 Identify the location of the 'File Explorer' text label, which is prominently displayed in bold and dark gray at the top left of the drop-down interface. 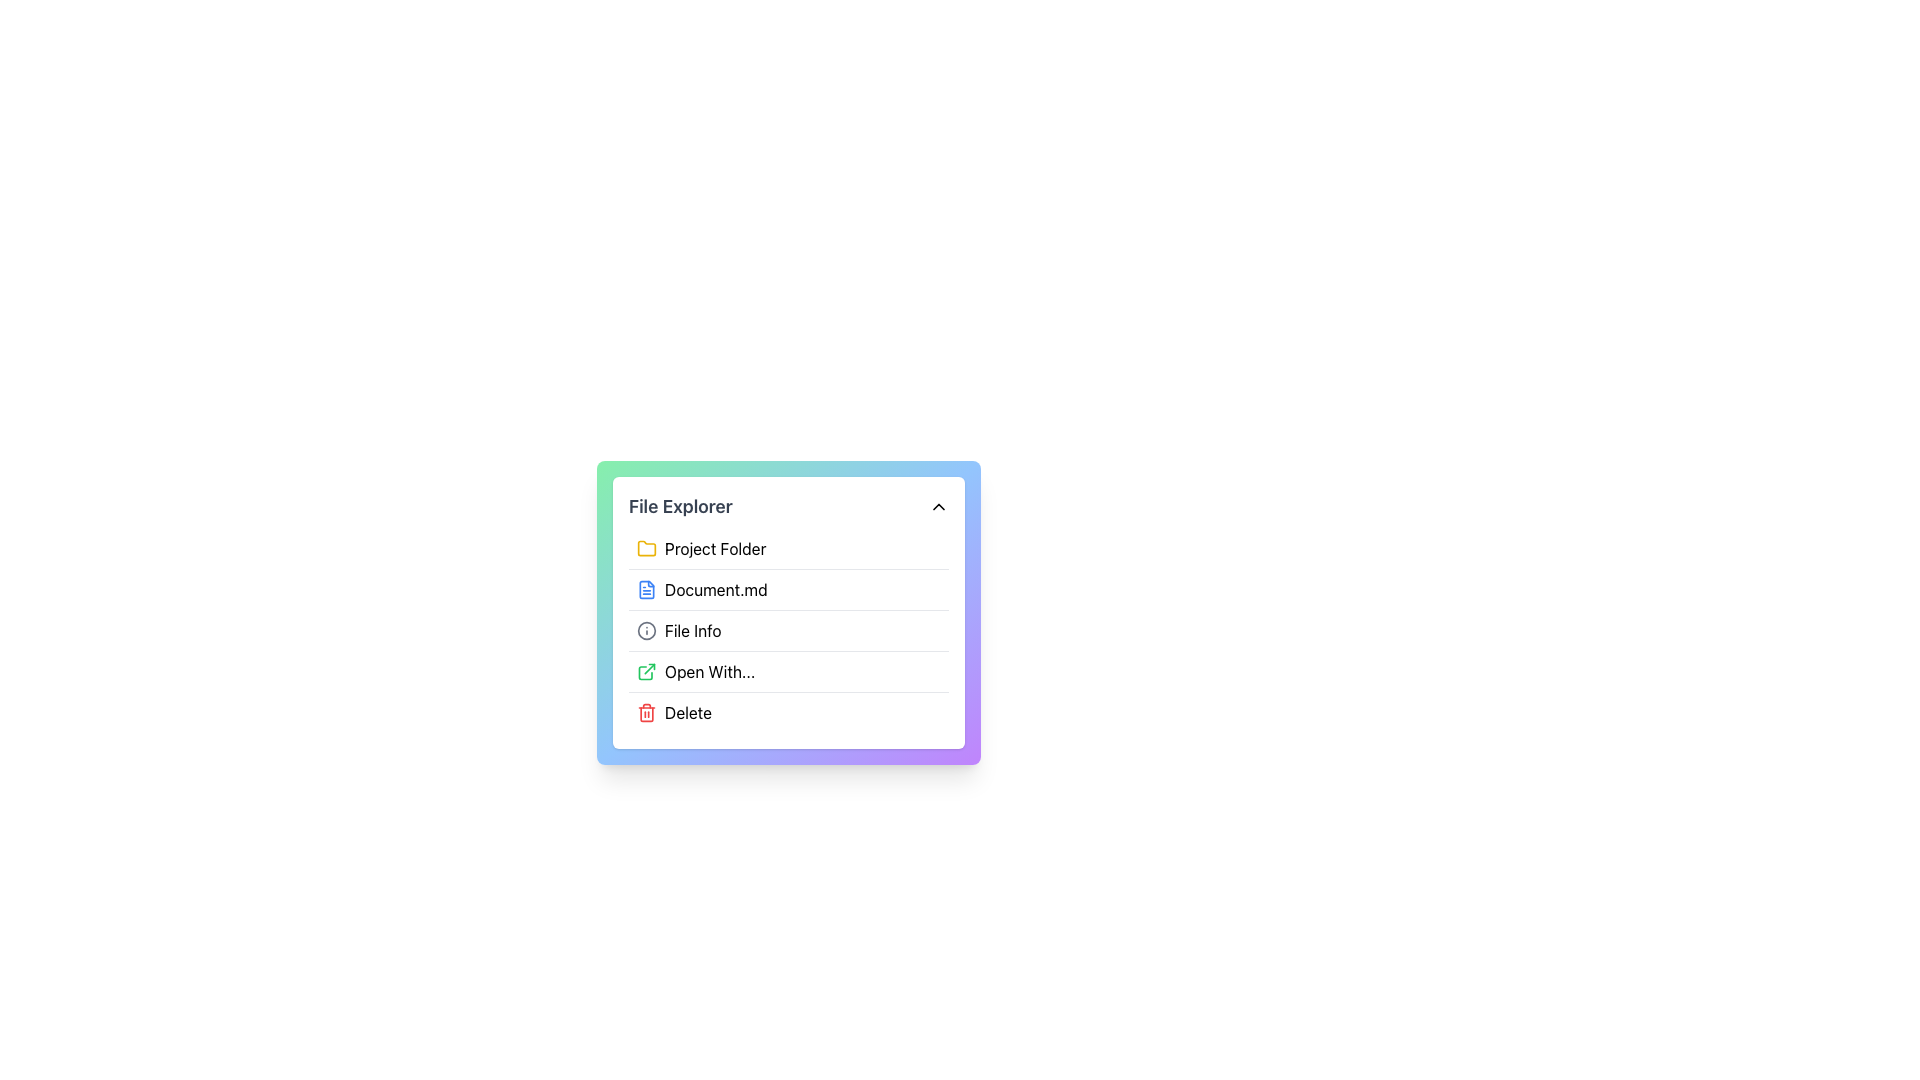
(680, 505).